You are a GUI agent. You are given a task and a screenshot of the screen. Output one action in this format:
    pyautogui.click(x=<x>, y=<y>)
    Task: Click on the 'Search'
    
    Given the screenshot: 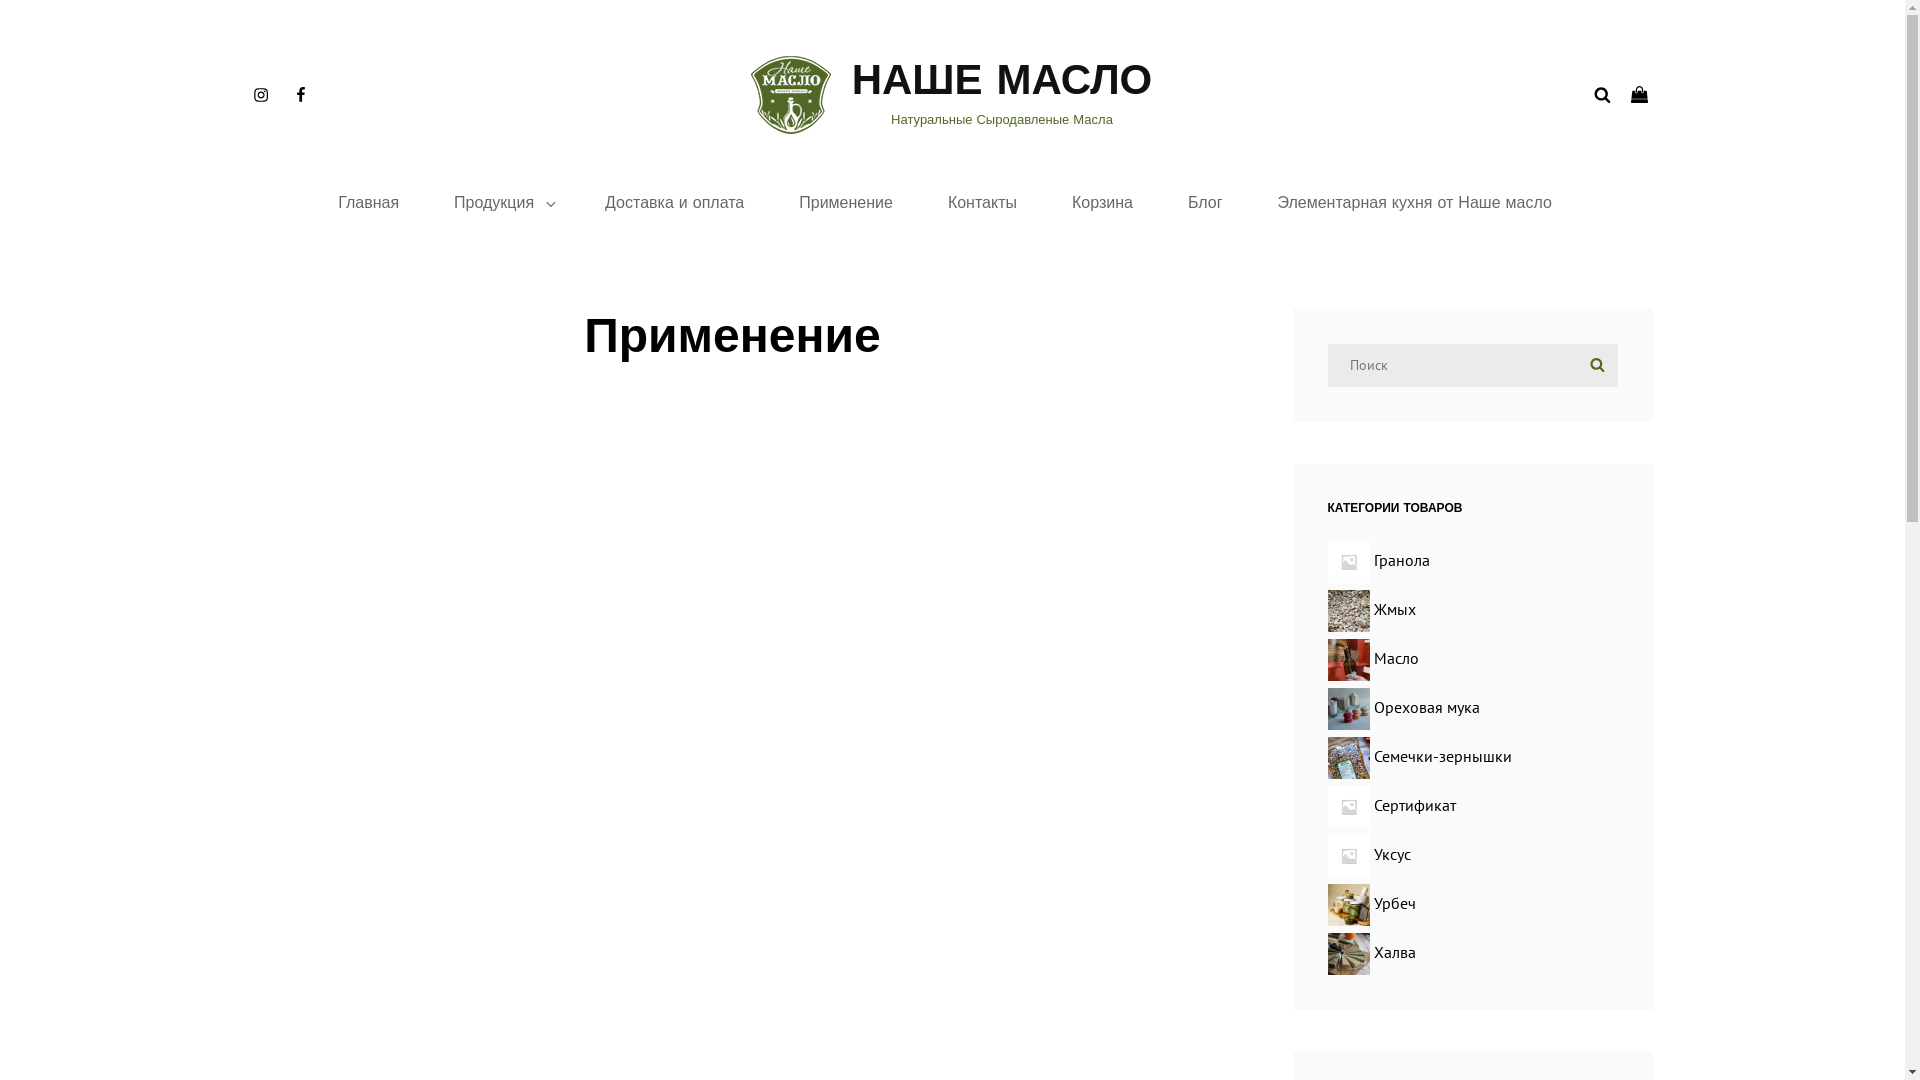 What is the action you would take?
    pyautogui.click(x=1595, y=365)
    